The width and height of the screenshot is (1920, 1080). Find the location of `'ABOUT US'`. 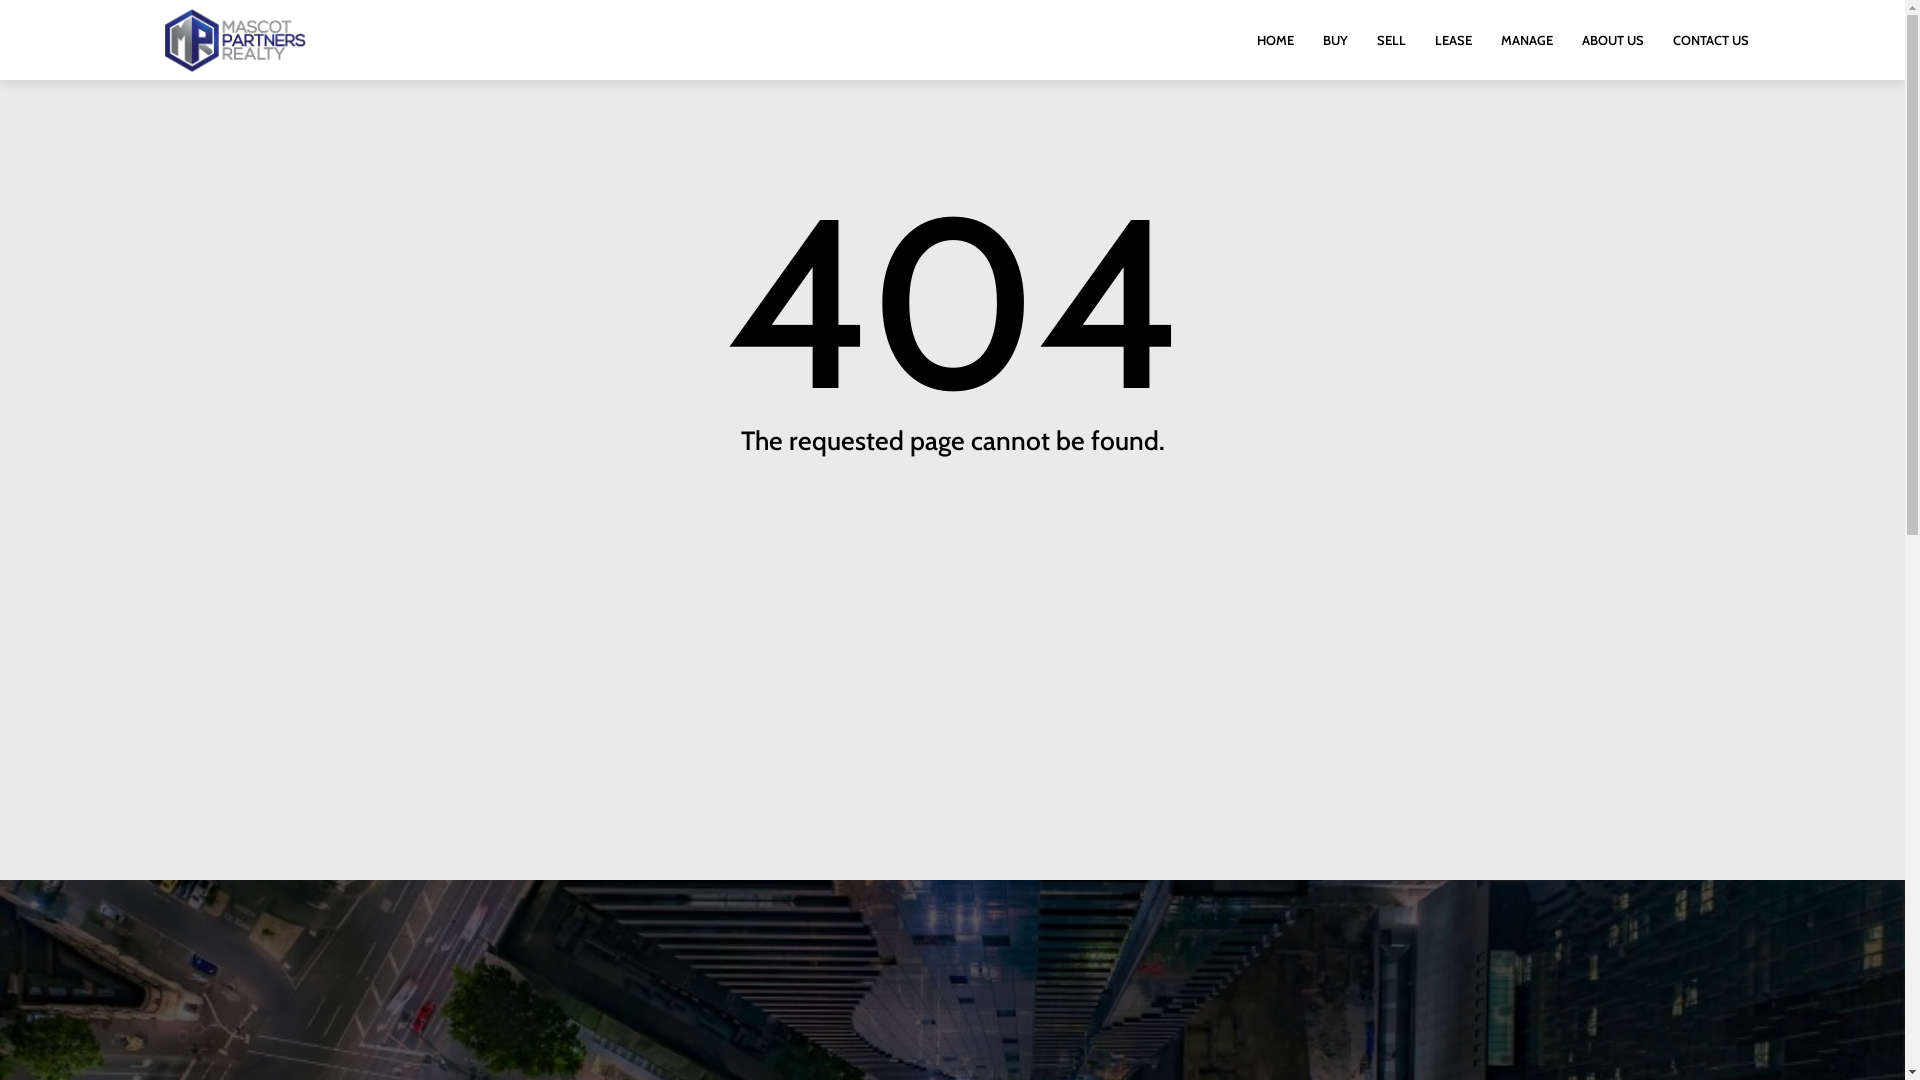

'ABOUT US' is located at coordinates (1612, 39).